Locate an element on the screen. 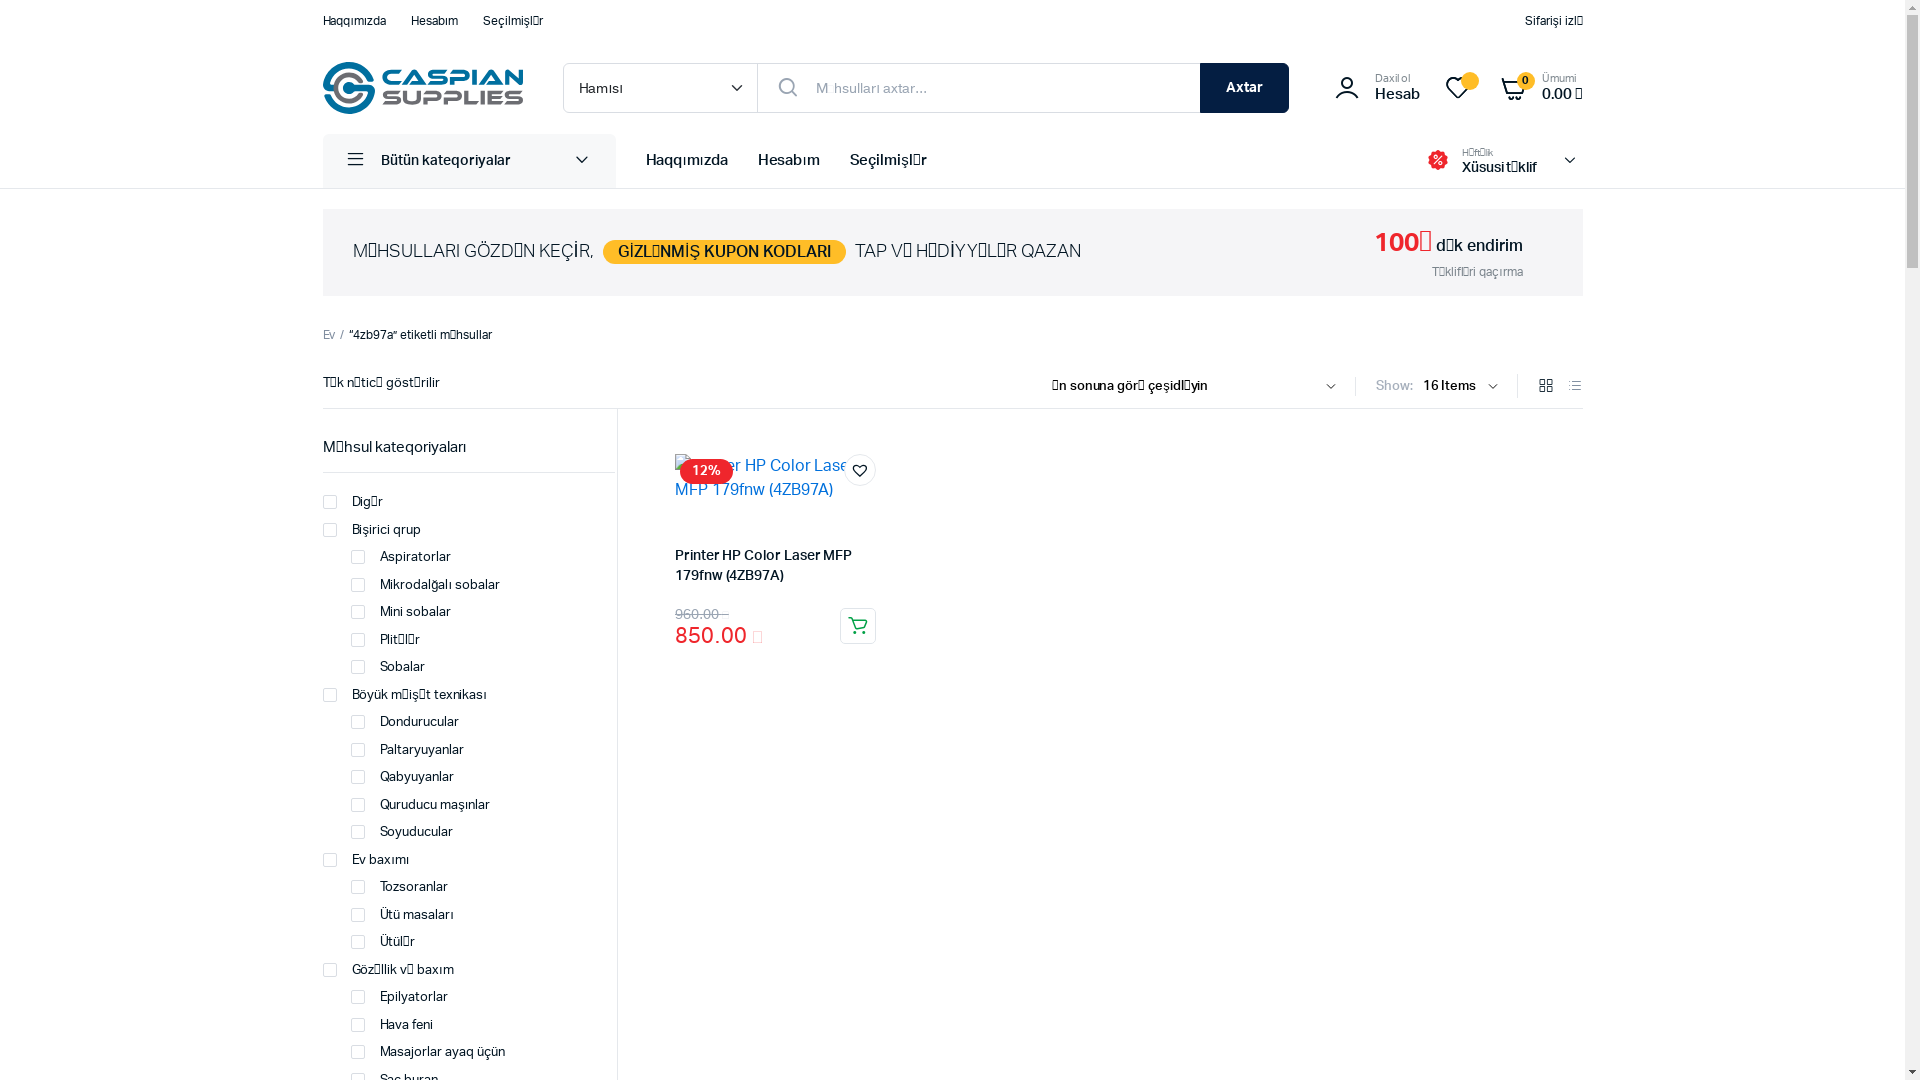  'Dondurucular' is located at coordinates (403, 722).